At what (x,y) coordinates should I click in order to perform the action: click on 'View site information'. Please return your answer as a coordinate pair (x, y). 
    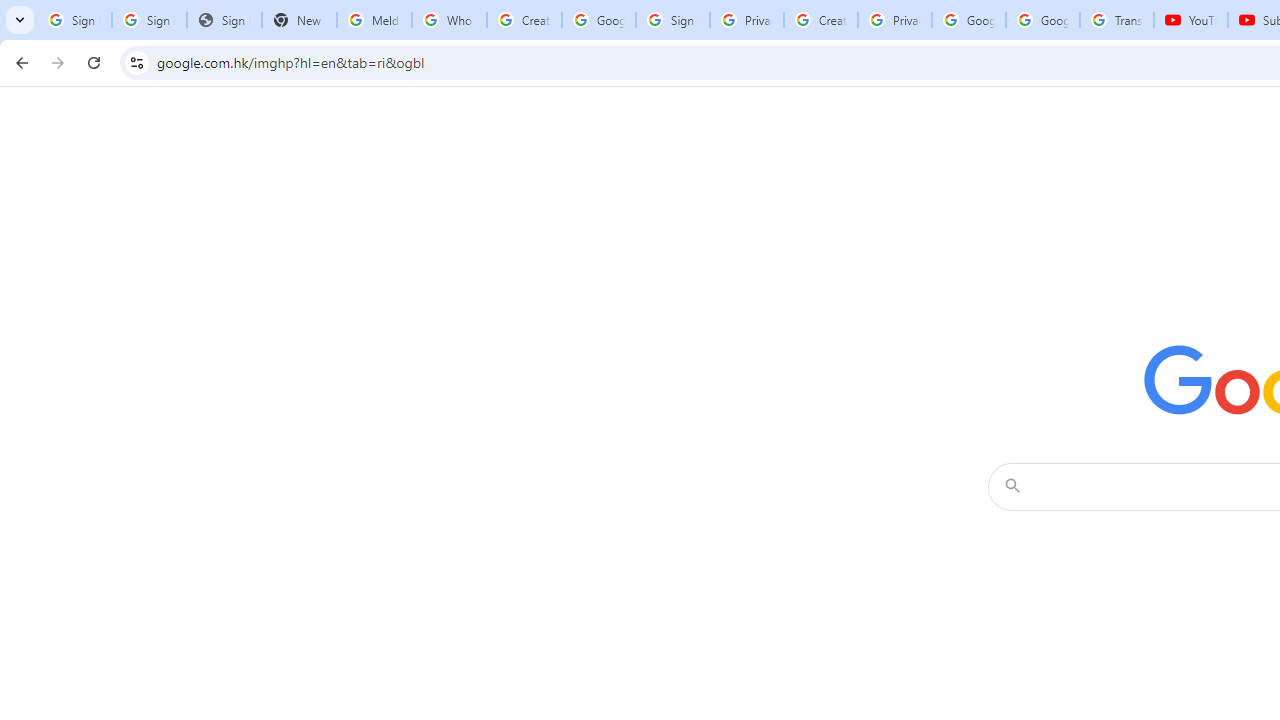
    Looking at the image, I should click on (135, 61).